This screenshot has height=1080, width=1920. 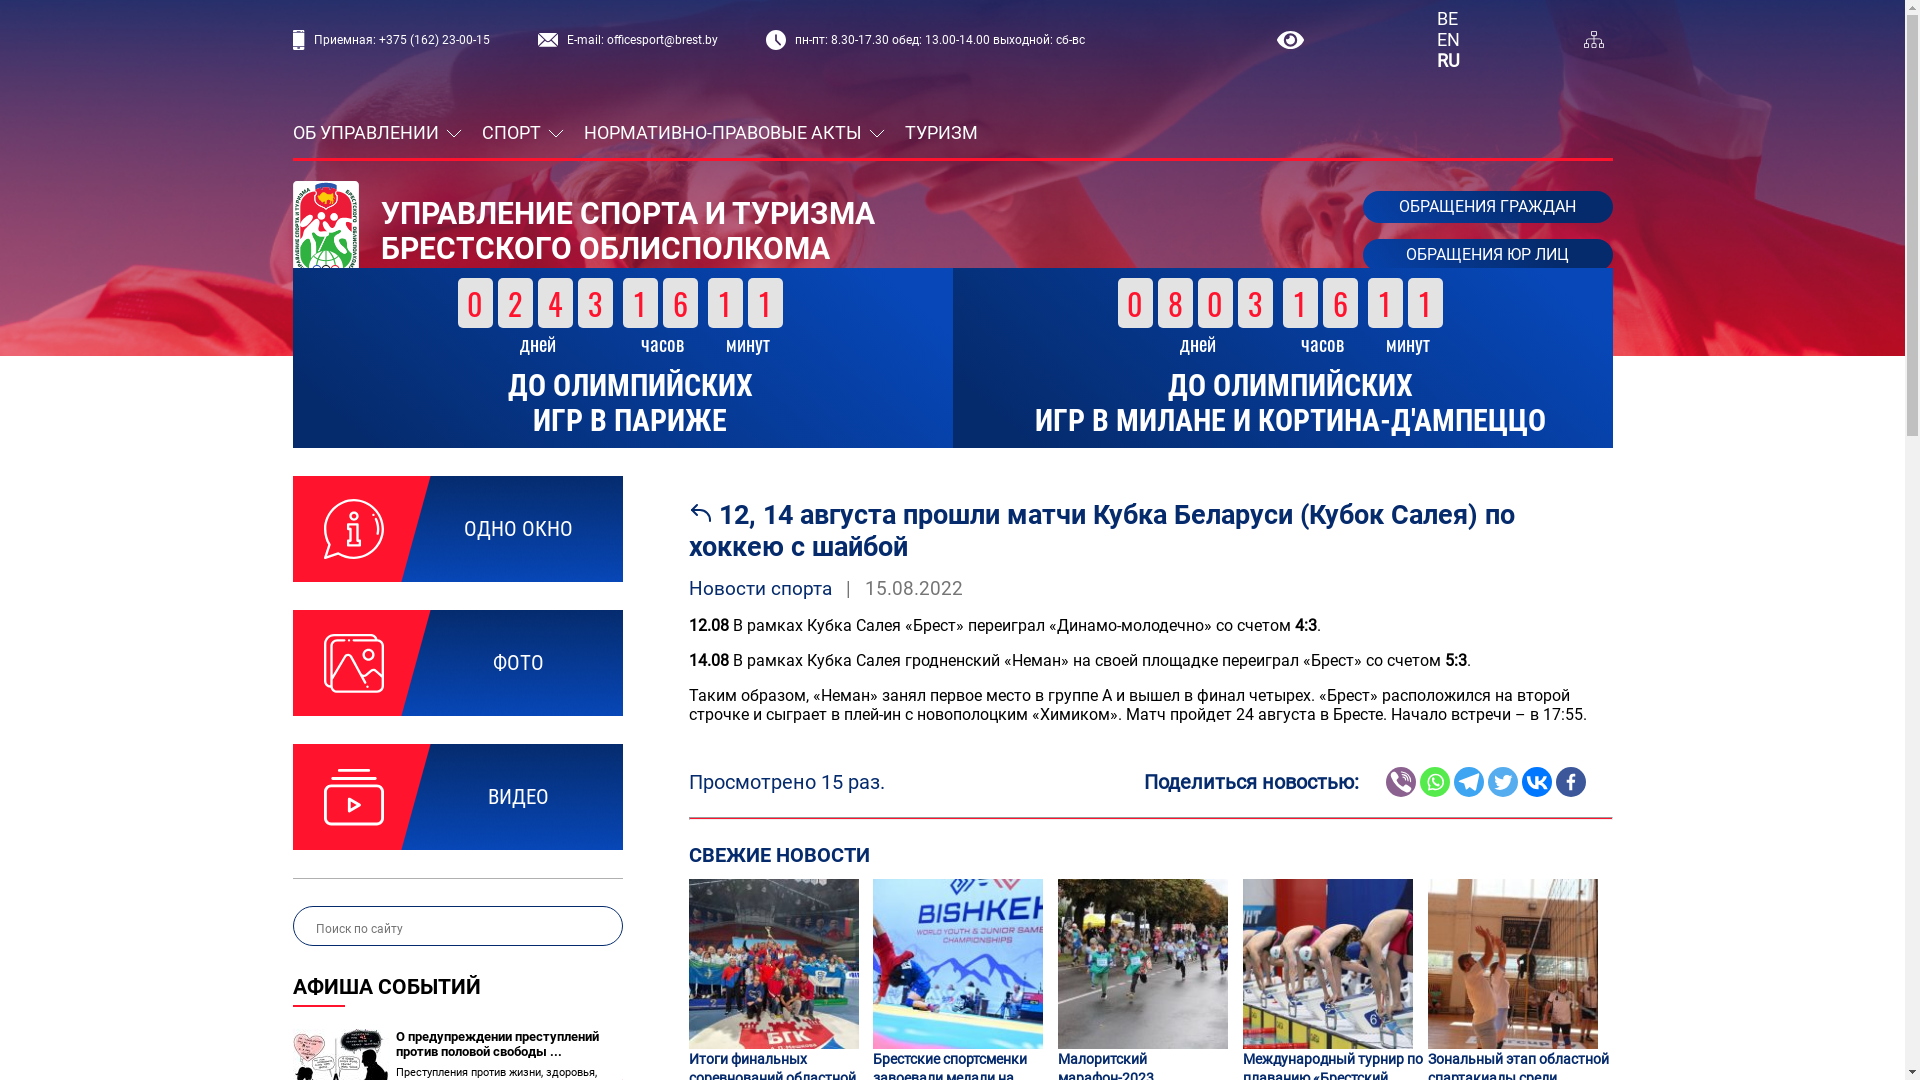 I want to click on 'Whatsapp', so click(x=1434, y=781).